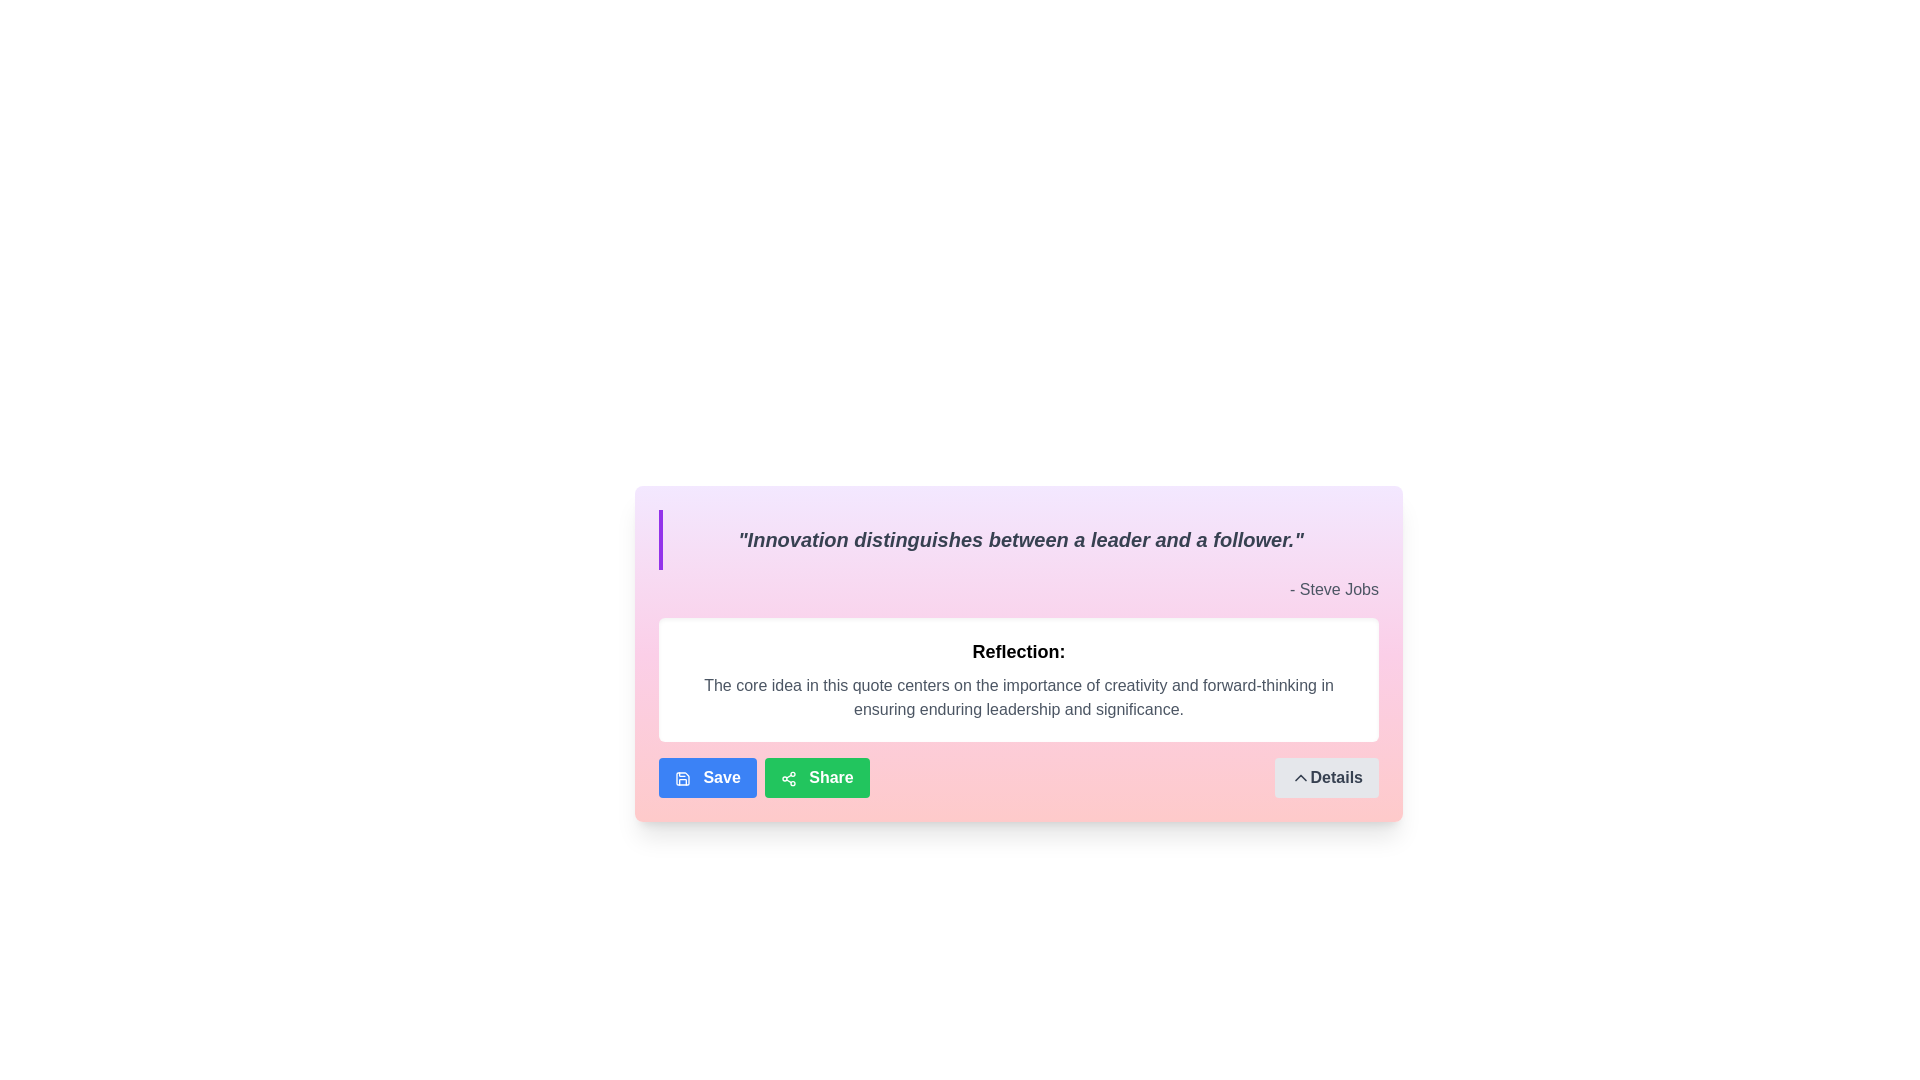 This screenshot has width=1920, height=1080. I want to click on the 'Details' button on the Interactive button cluster, which is a gray button located on the right side of a horizontal bar with a pink background, so click(1018, 777).